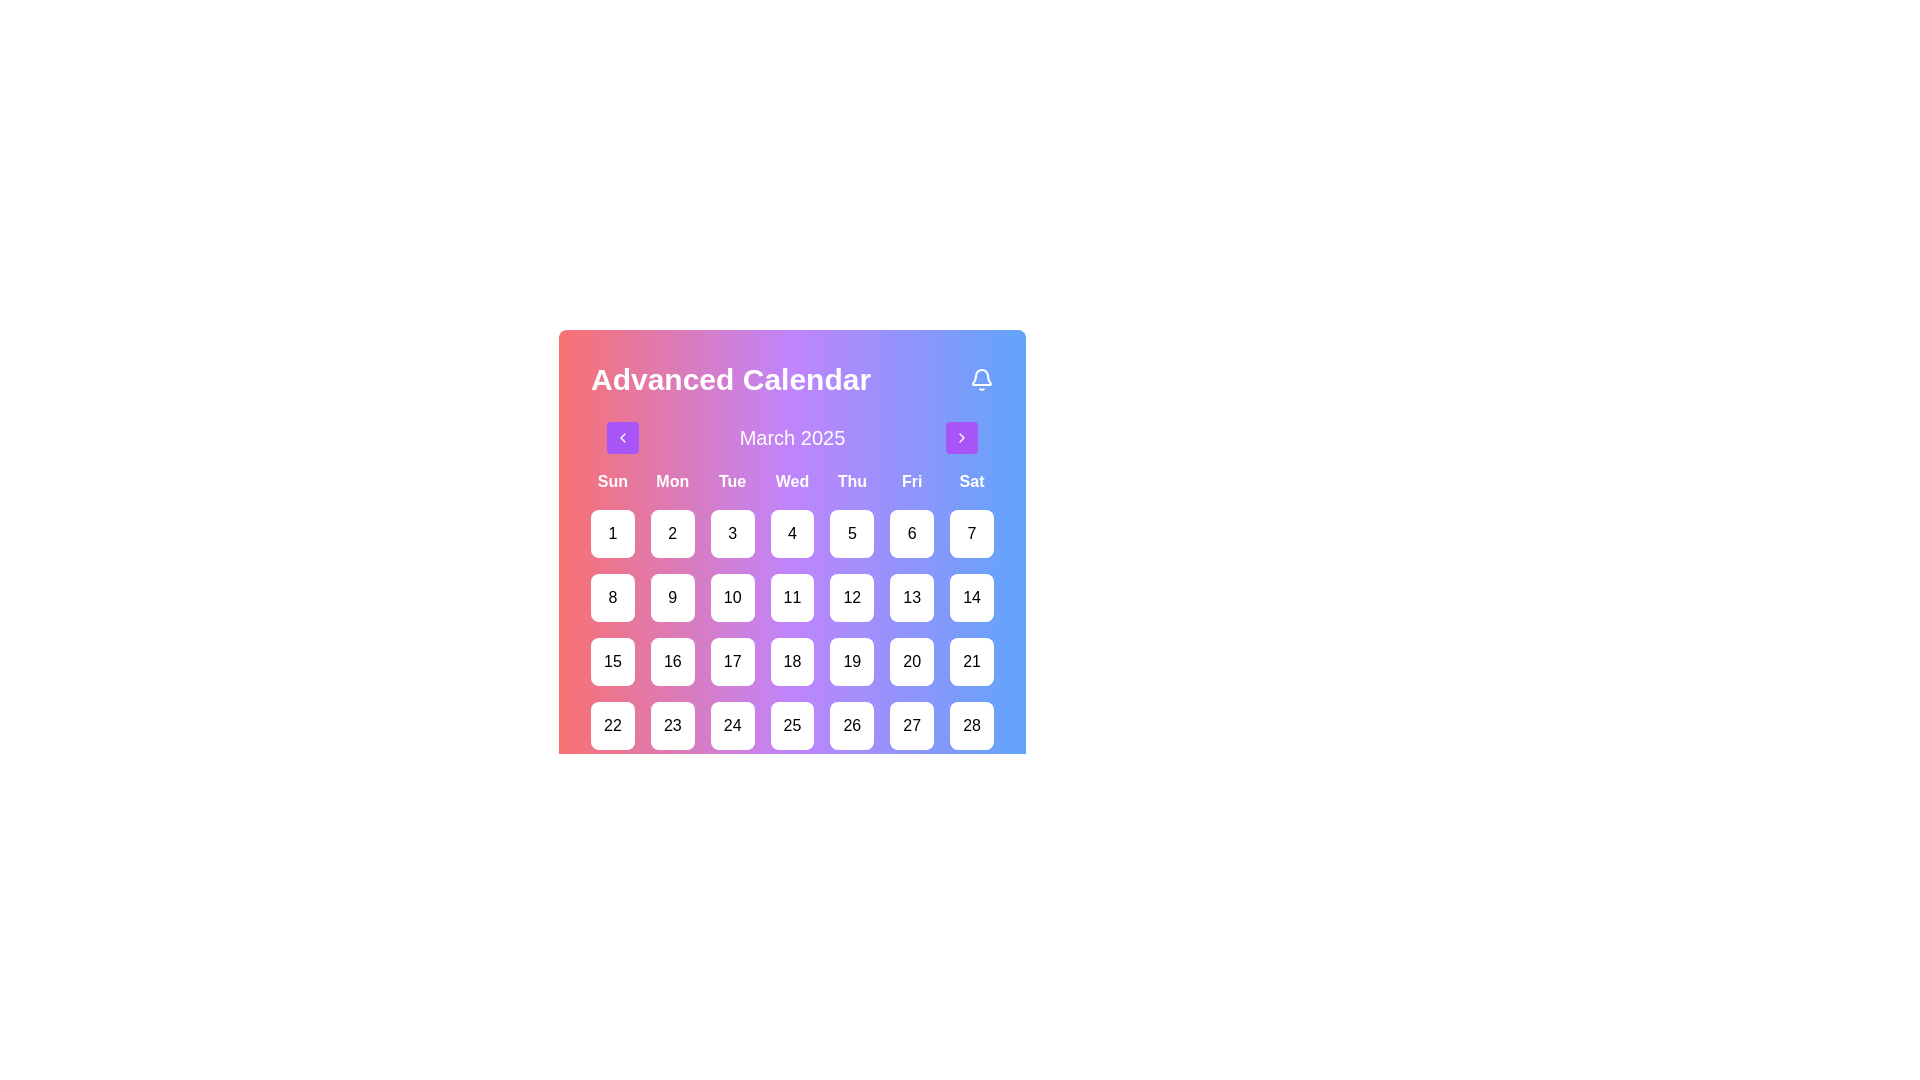 This screenshot has width=1920, height=1080. Describe the element at coordinates (852, 725) in the screenshot. I see `the square-shaped button displaying the number '26' in the center, located in the last row of the calendar grid under 'Thu'` at that location.